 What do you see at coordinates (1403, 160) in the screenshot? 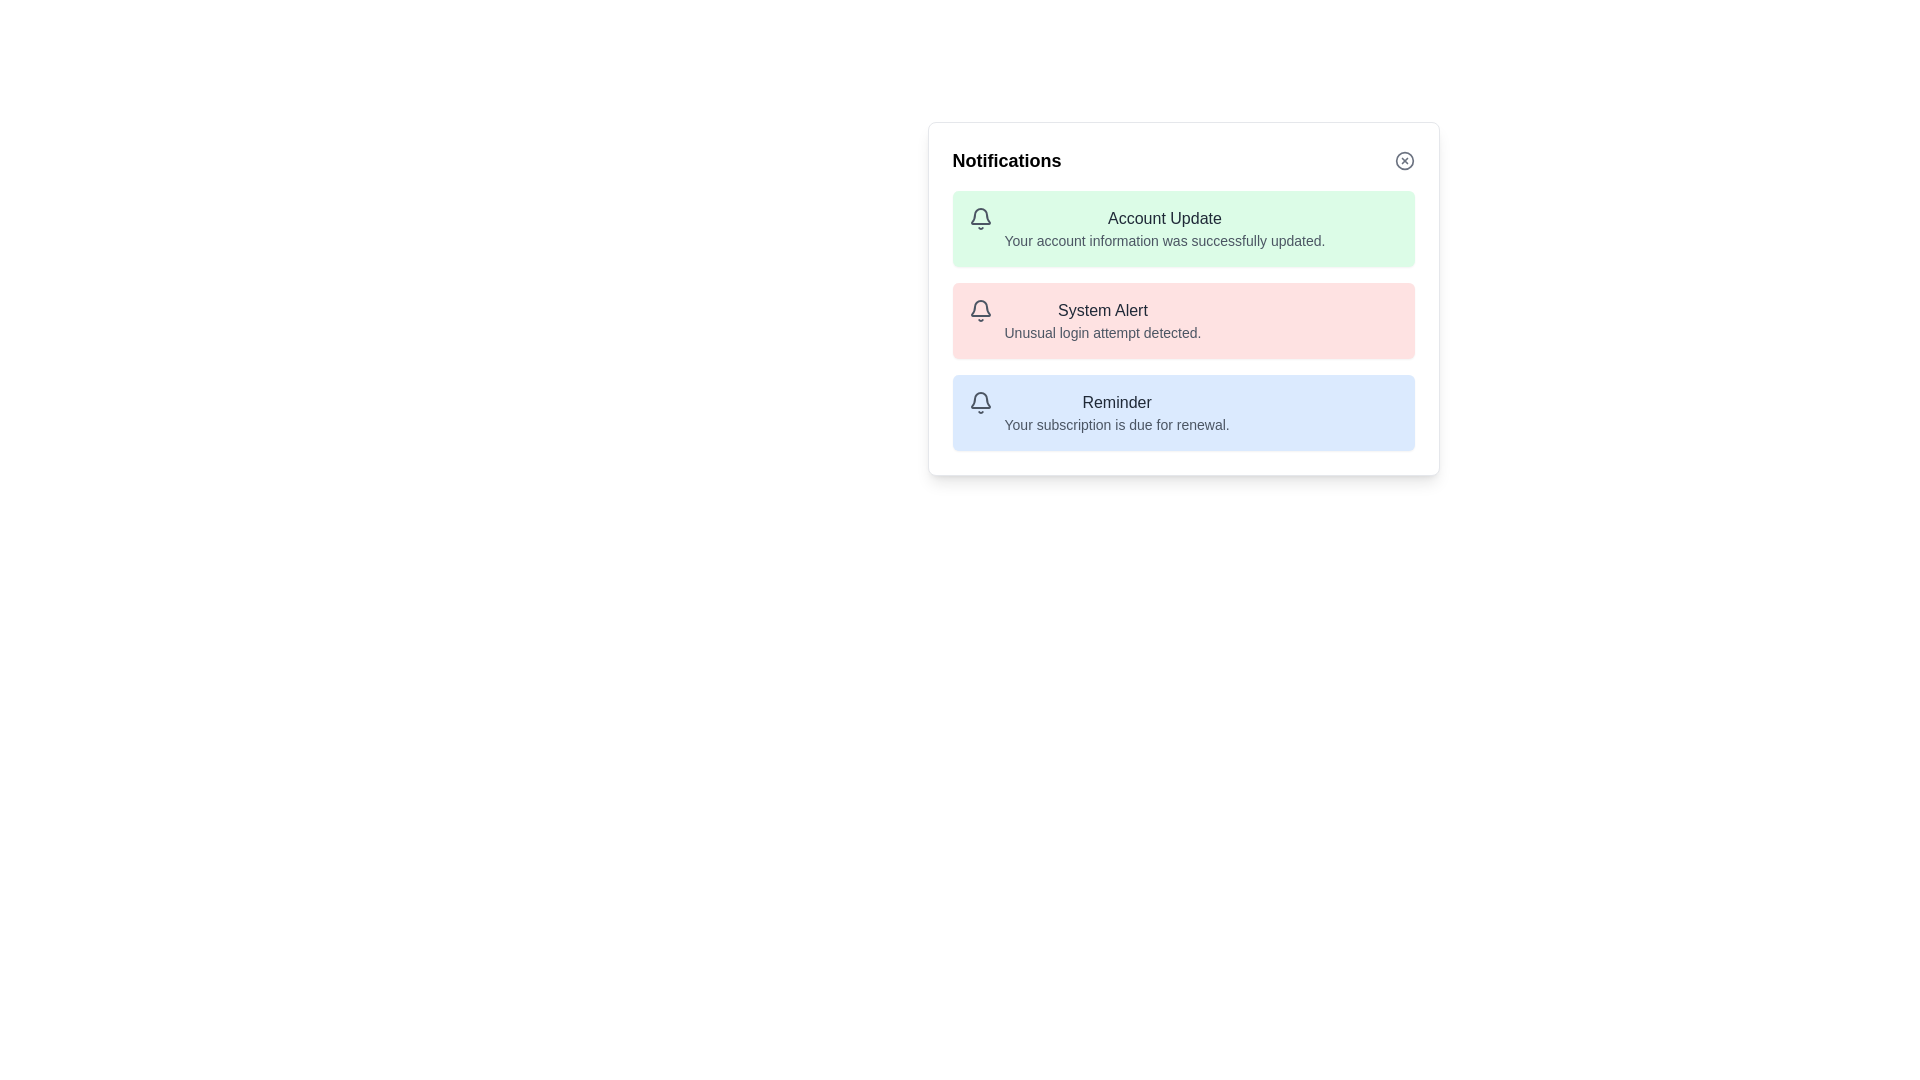
I see `the 'Close' button located in the upper-right corner of the 'Notifications' panel` at bounding box center [1403, 160].